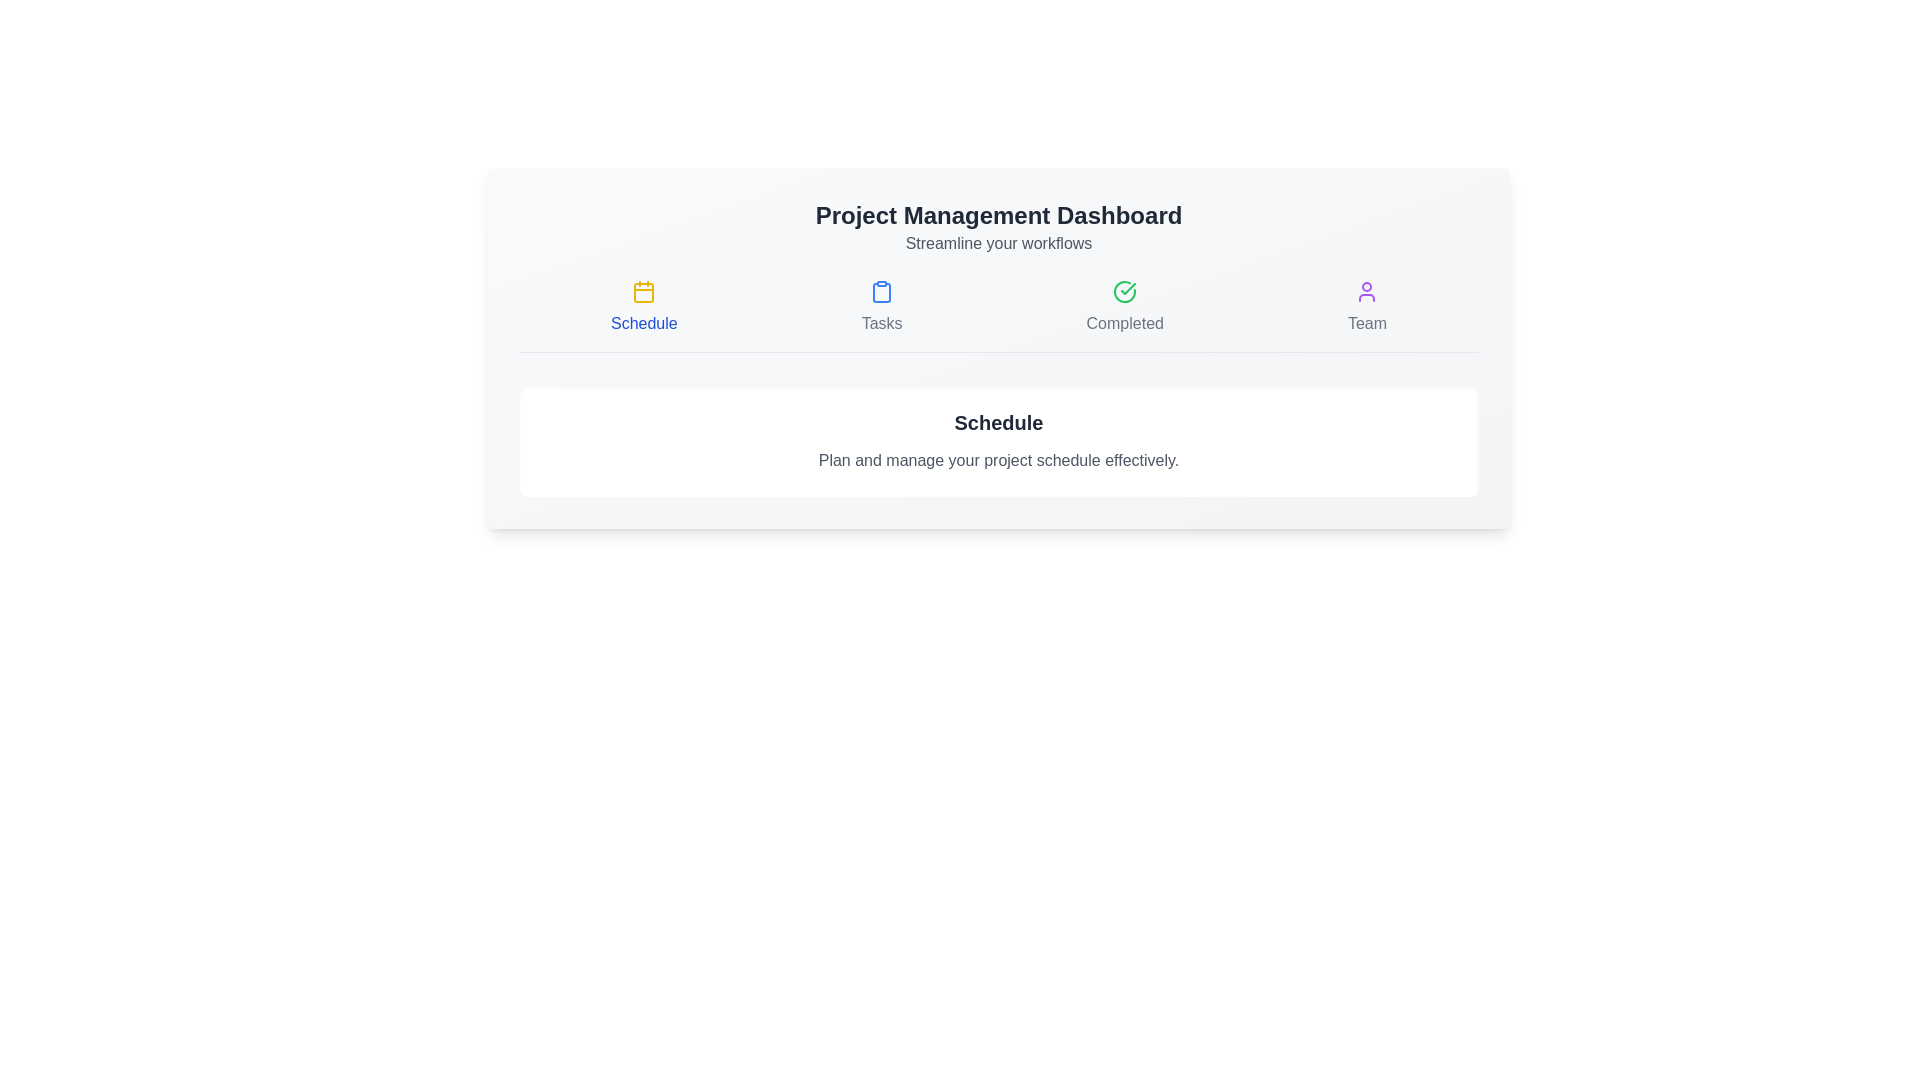 The height and width of the screenshot is (1080, 1920). Describe the element at coordinates (881, 308) in the screenshot. I see `the interactive element labeled 'Tasks' to observe its hover effect` at that location.